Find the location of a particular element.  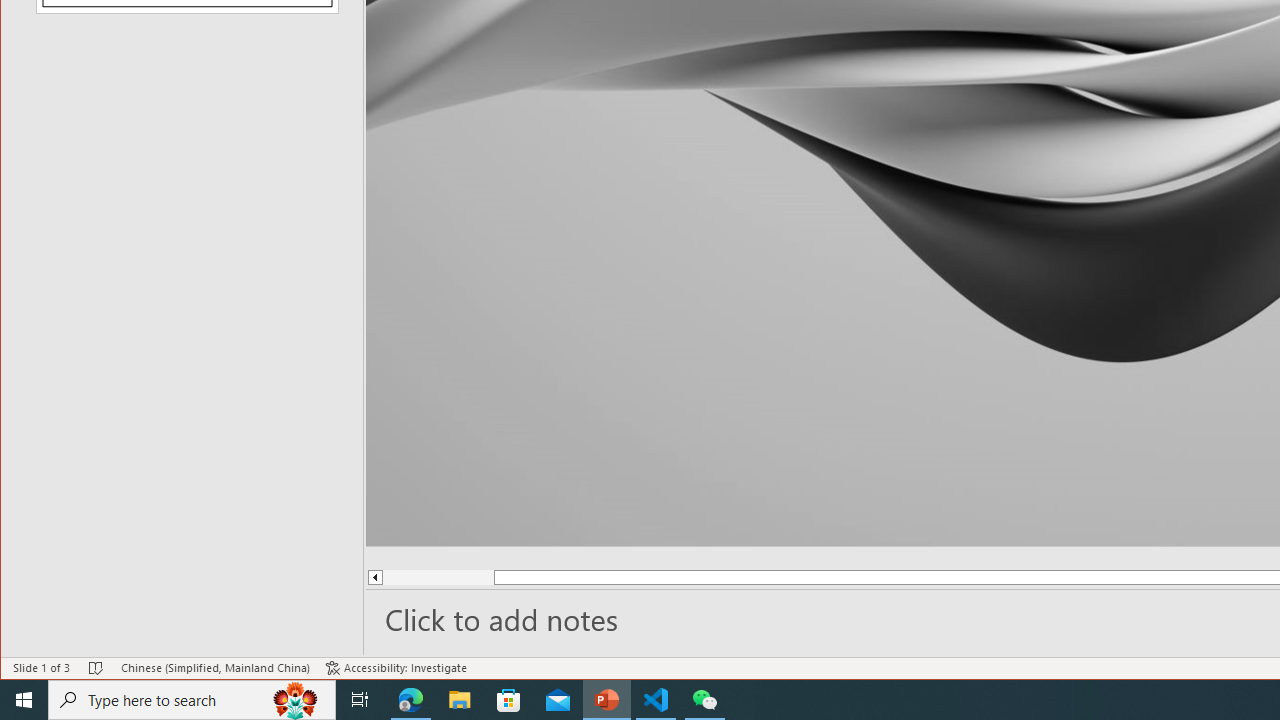

'Visual Studio Code - 1 running window' is located at coordinates (656, 698).